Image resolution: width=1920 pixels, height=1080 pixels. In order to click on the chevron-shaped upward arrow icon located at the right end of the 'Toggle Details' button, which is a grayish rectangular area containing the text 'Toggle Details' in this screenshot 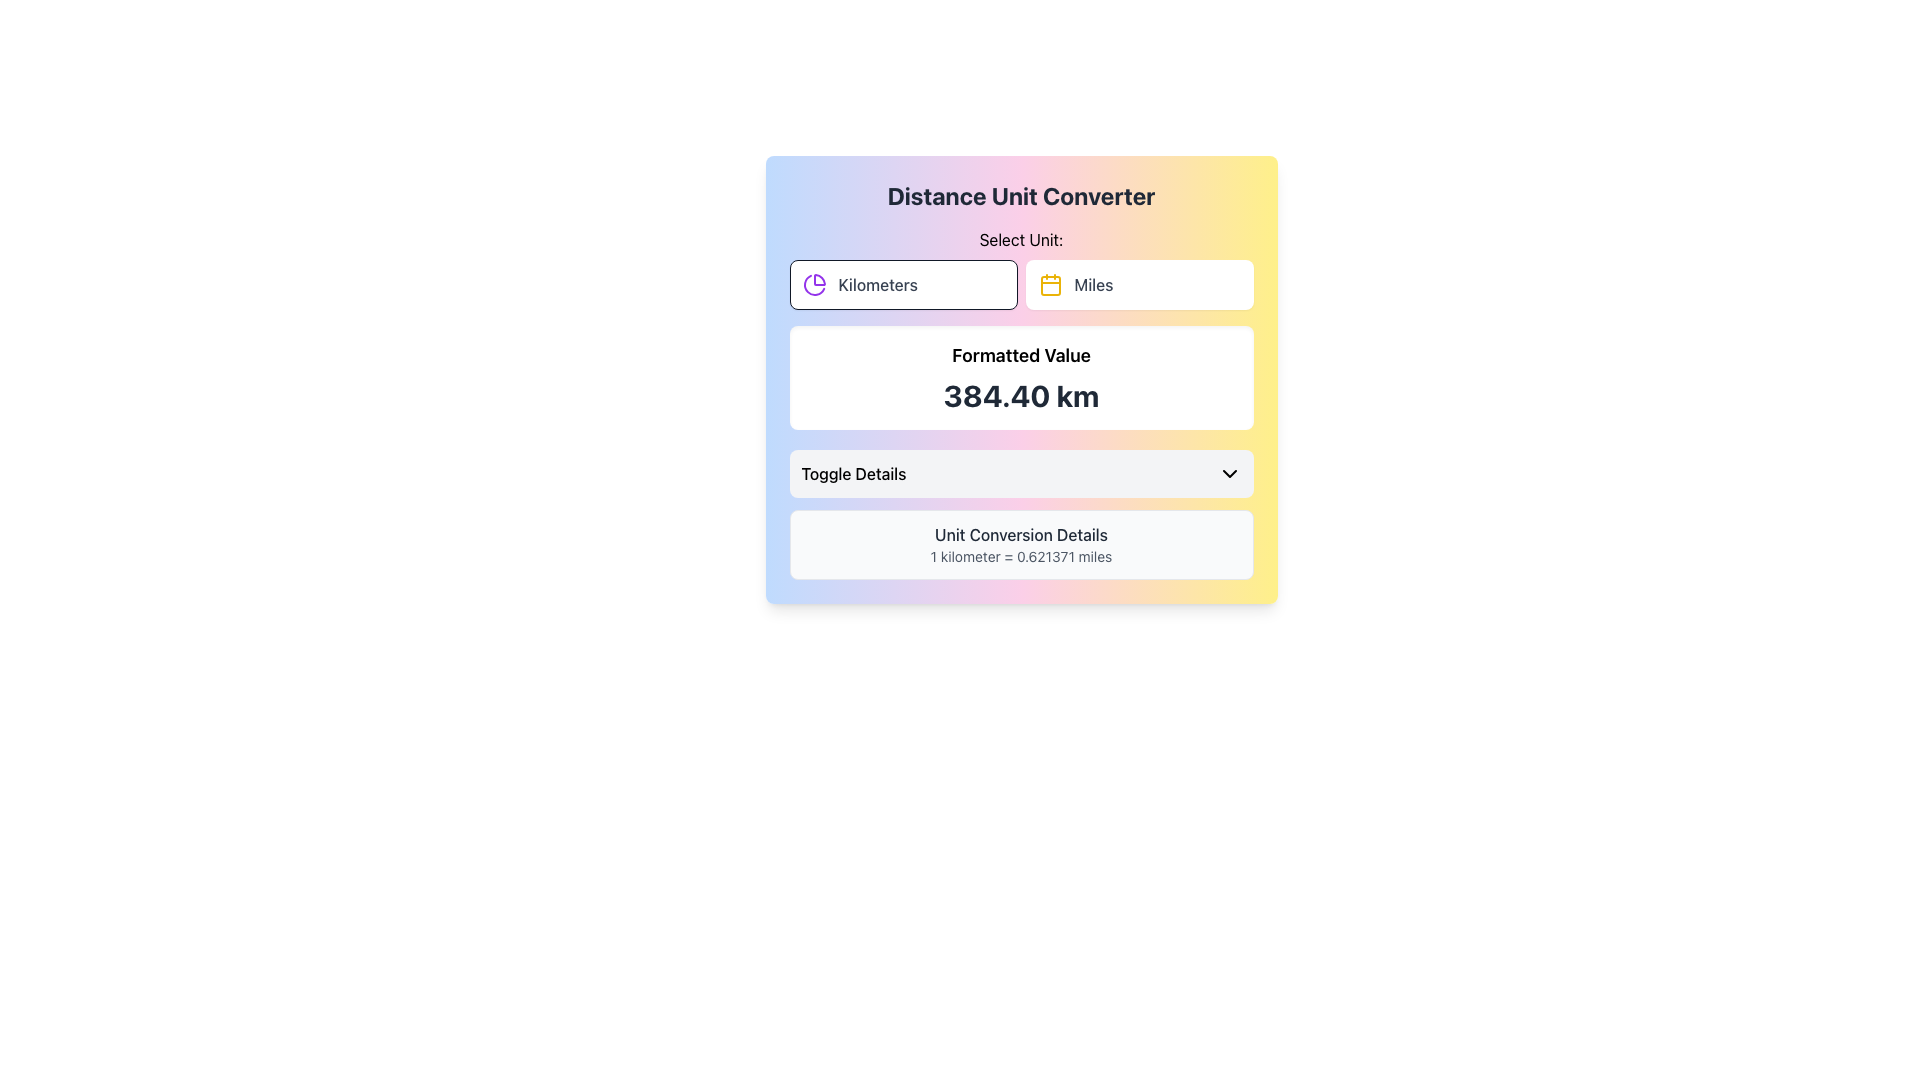, I will do `click(1228, 474)`.